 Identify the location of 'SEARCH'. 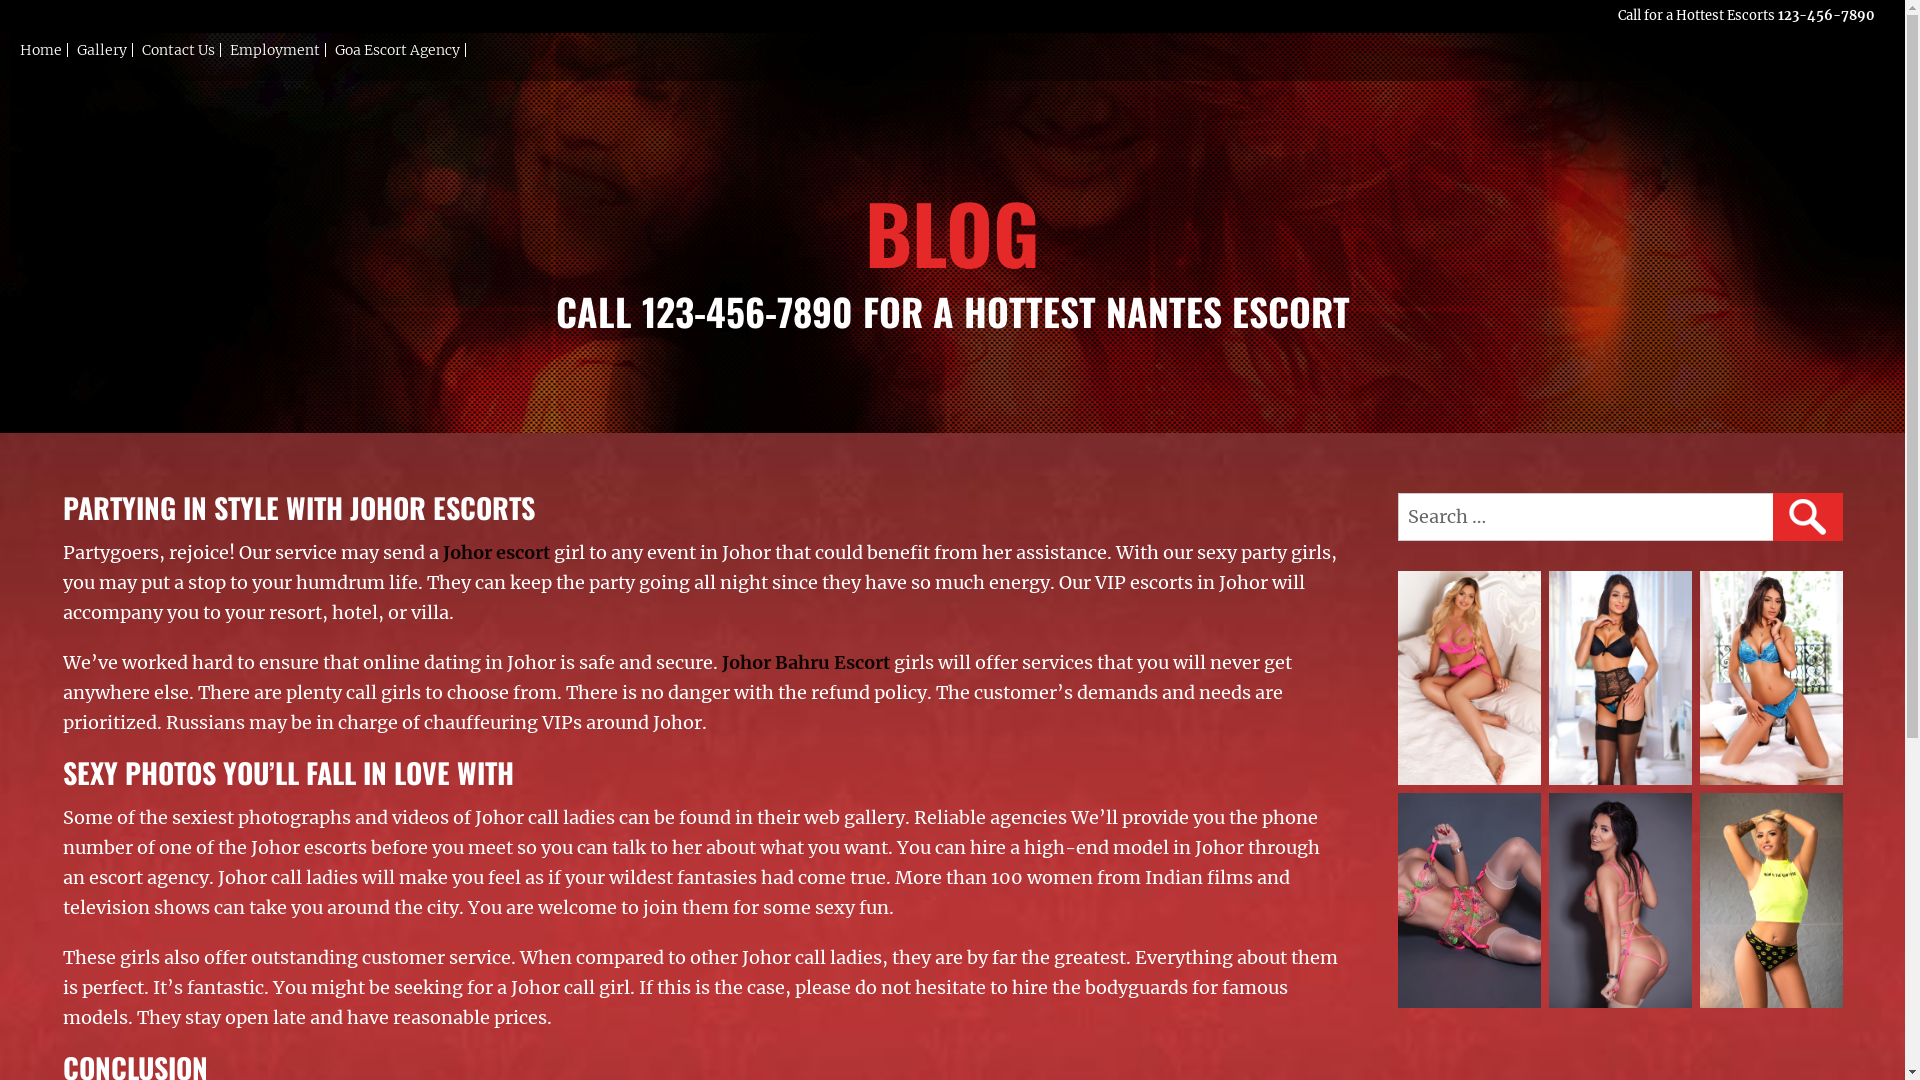
(1806, 515).